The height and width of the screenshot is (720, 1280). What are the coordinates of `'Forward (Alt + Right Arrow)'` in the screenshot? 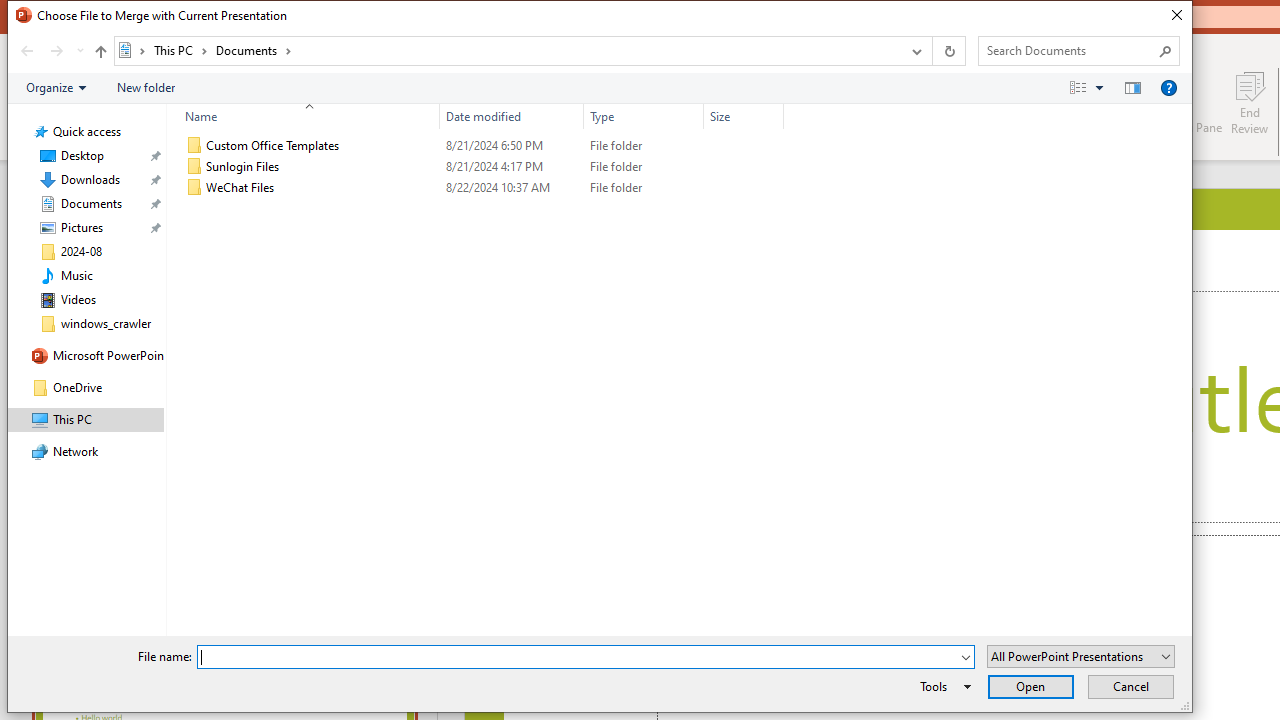 It's located at (56, 50).